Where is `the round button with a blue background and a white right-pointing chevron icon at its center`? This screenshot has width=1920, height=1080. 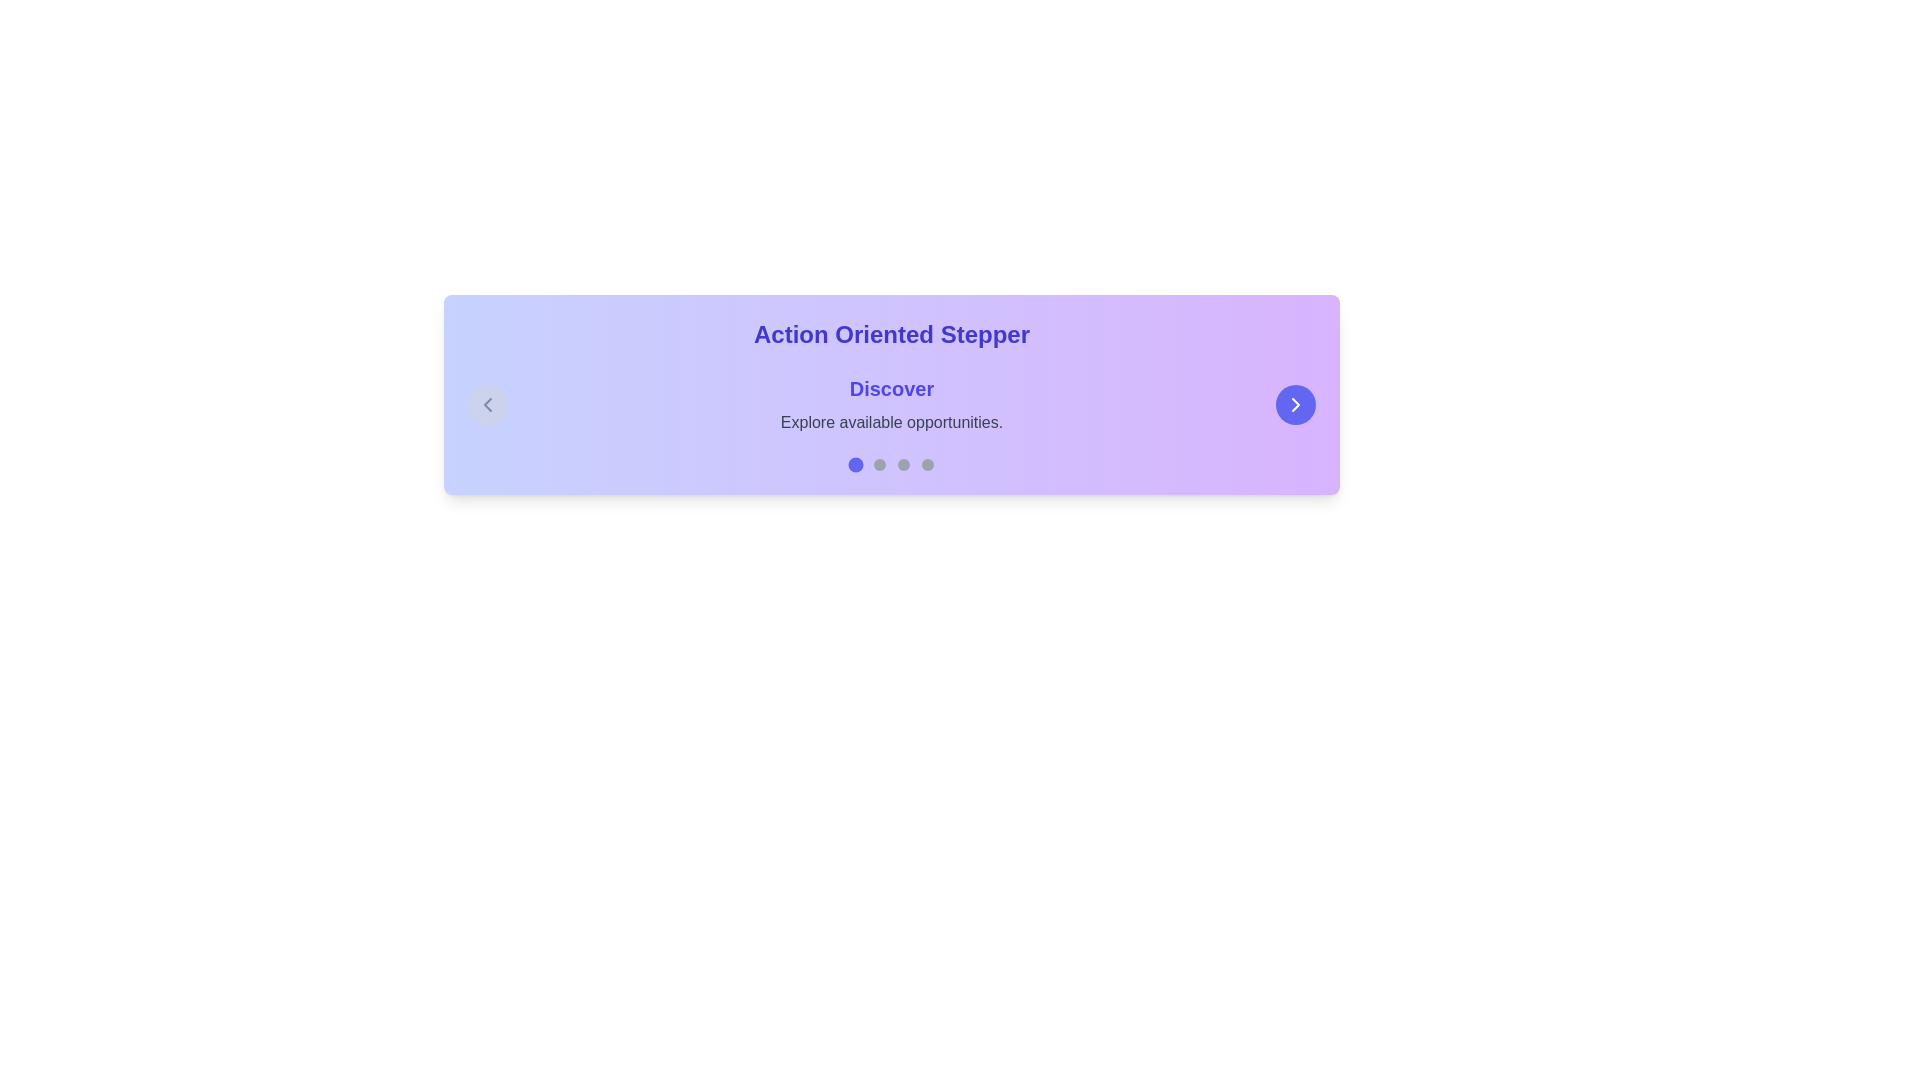
the round button with a blue background and a white right-pointing chevron icon at its center is located at coordinates (1296, 405).